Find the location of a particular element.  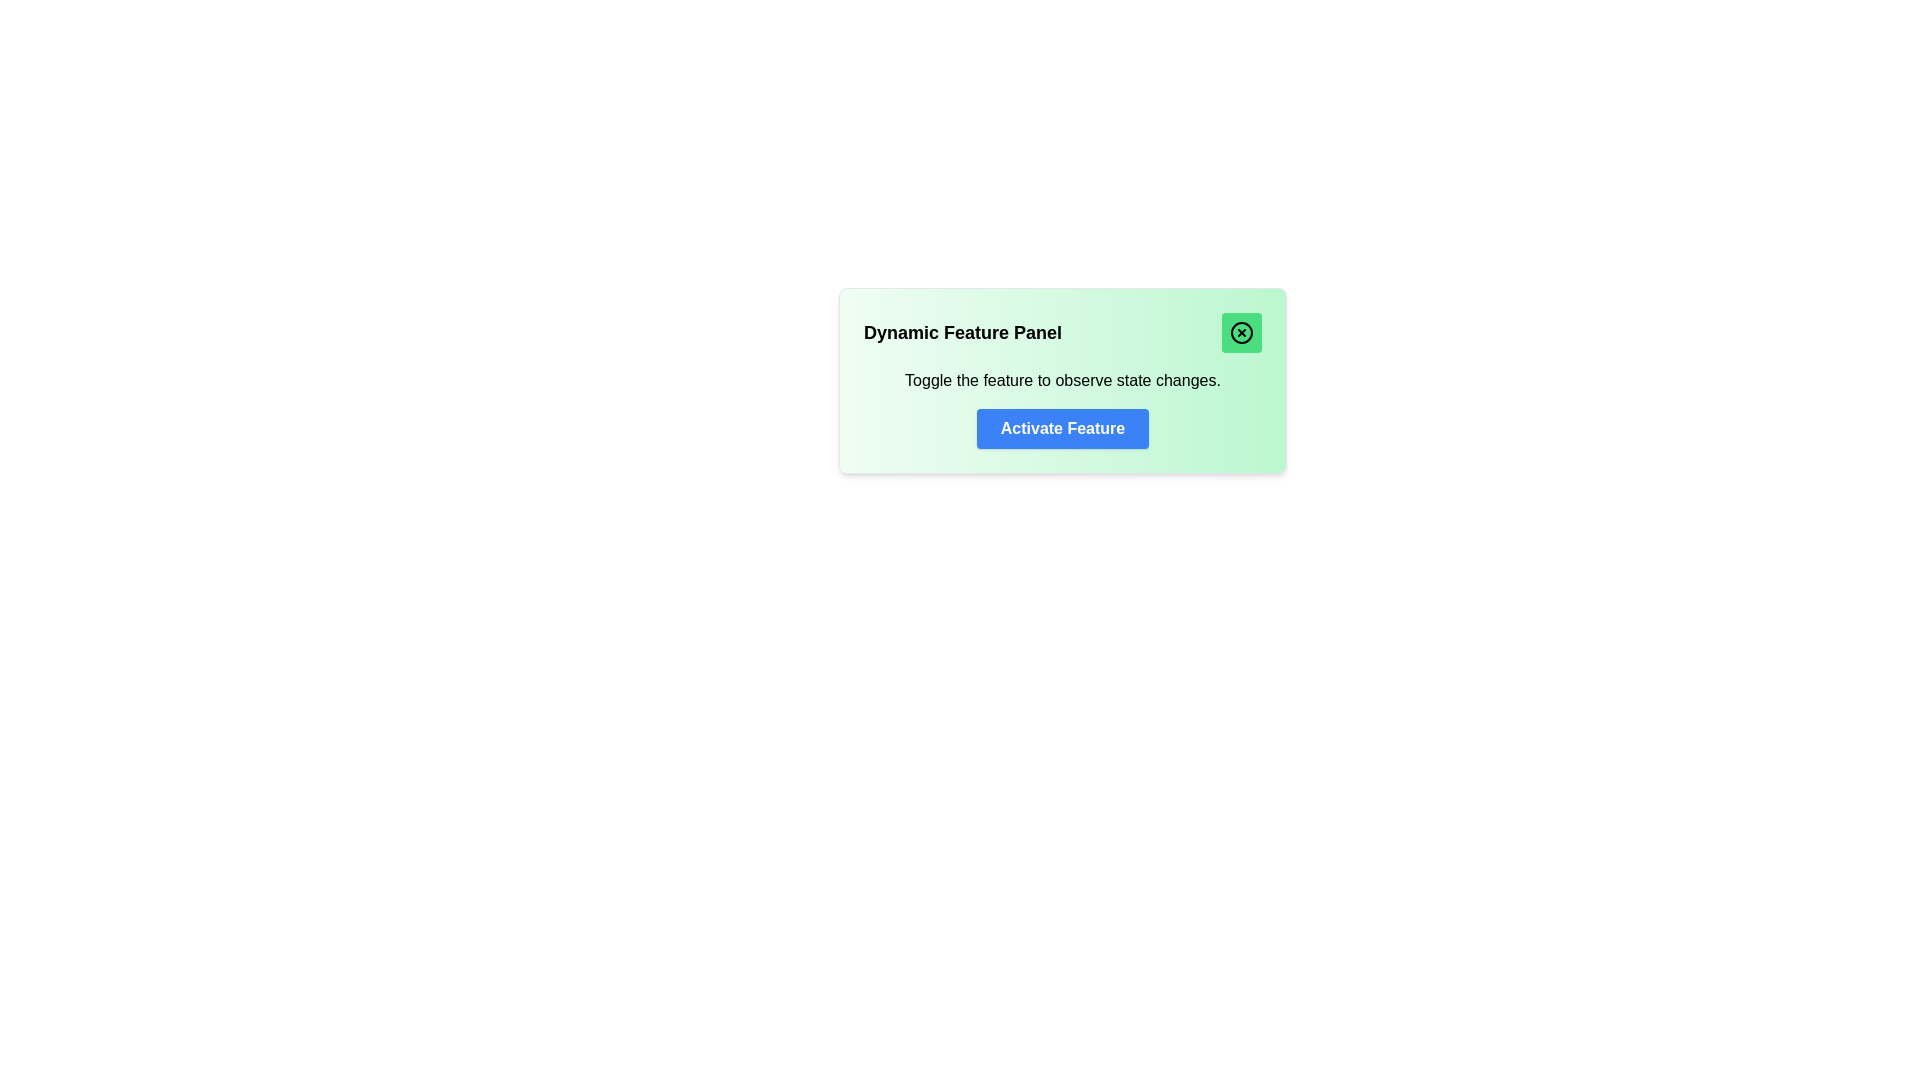

the green circular icon with a black border and a red cross symbol located in the top-right corner of the 'Dynamic Feature Panel' is located at coordinates (1241, 331).